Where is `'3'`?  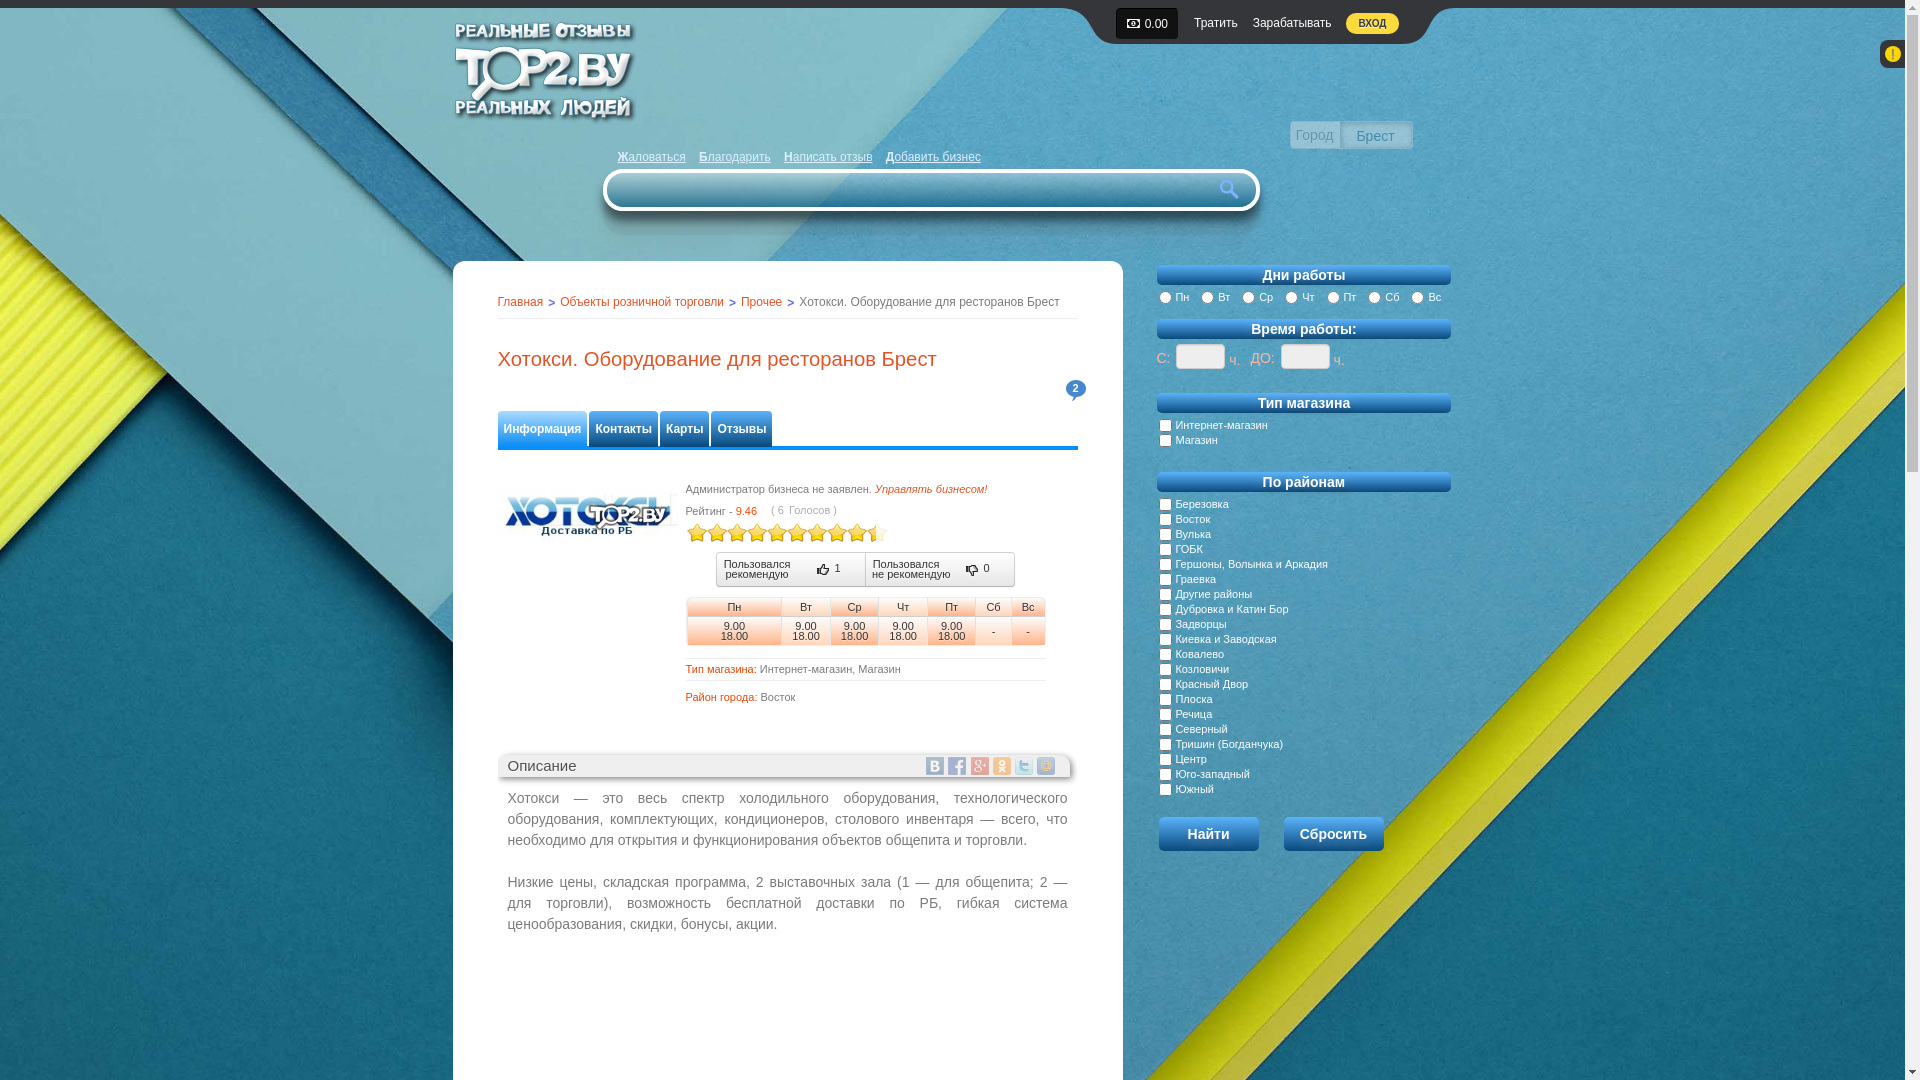
'3' is located at coordinates (715, 531).